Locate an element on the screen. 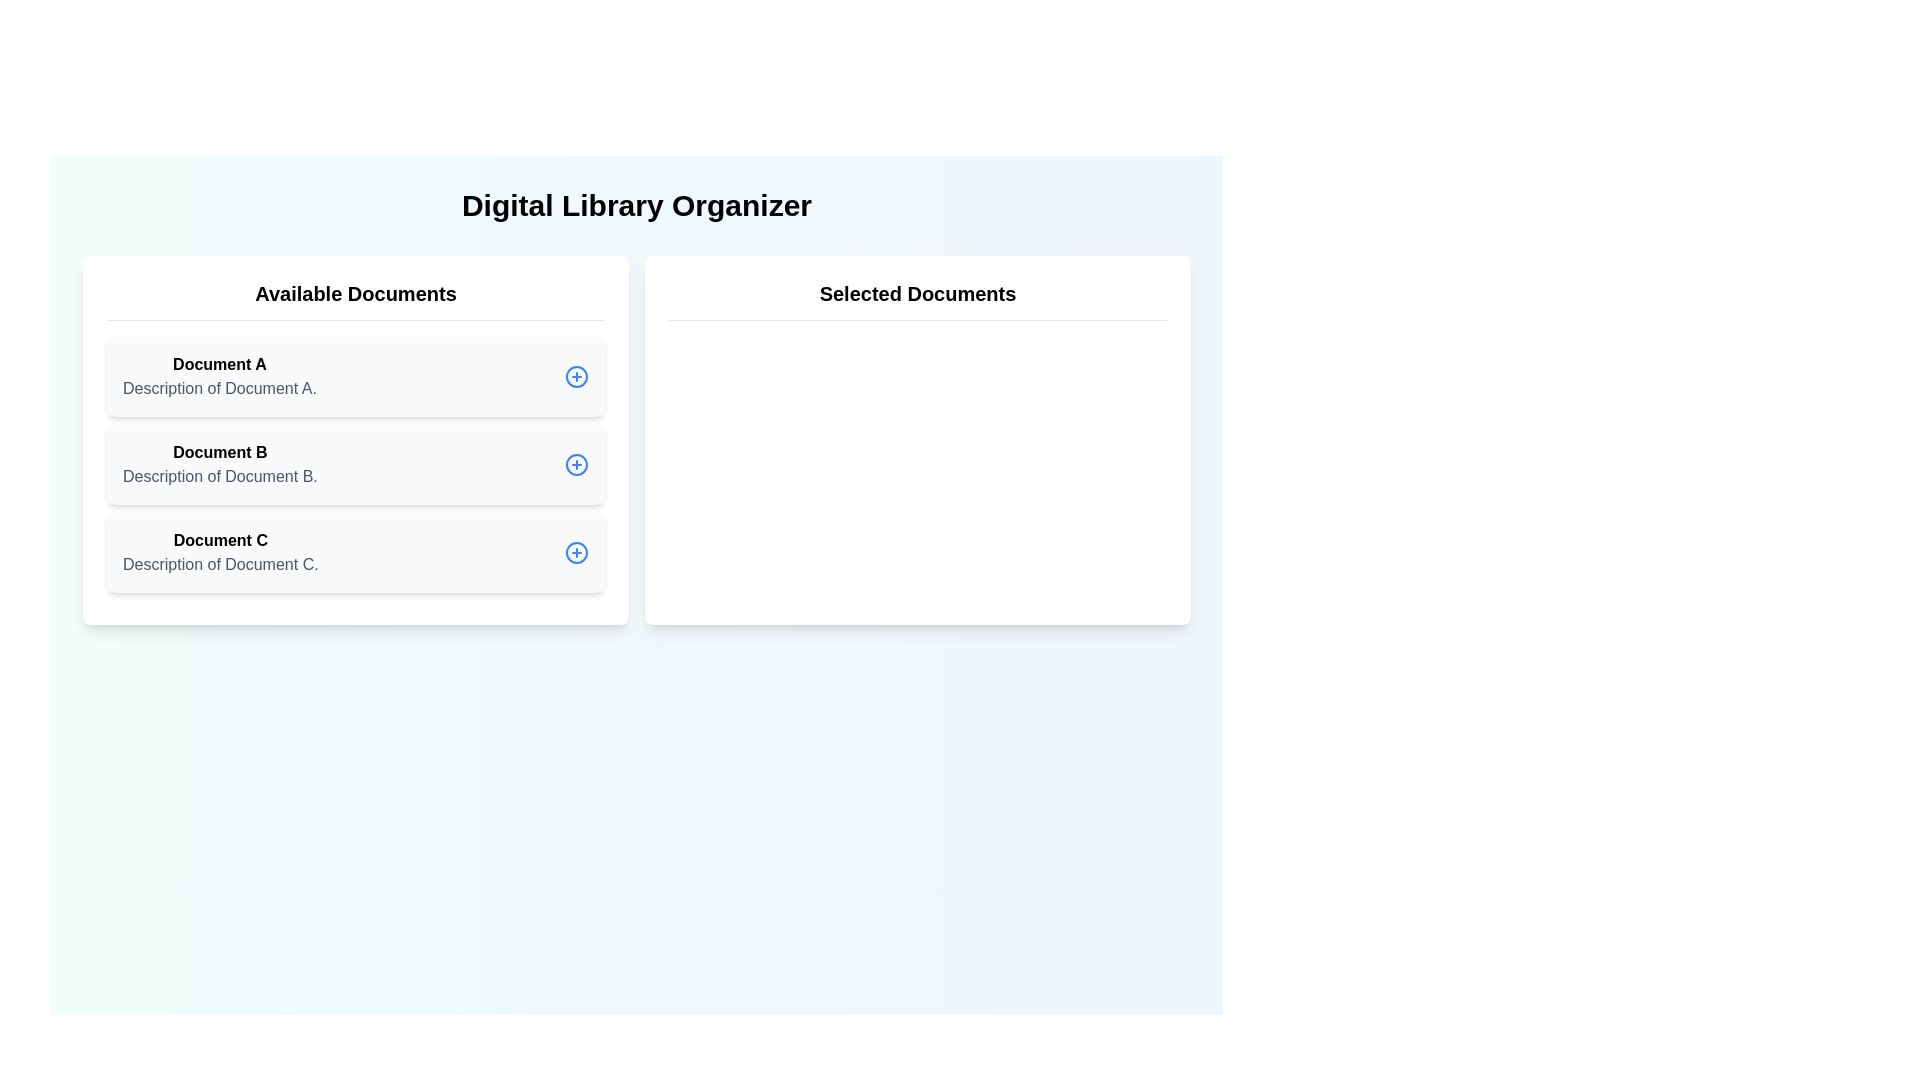 The height and width of the screenshot is (1080, 1920). the Text Block titled 'Document A', which contains a subtitle 'Description of Document A.' located in the 'Available Documents' section as the first entry is located at coordinates (220, 377).